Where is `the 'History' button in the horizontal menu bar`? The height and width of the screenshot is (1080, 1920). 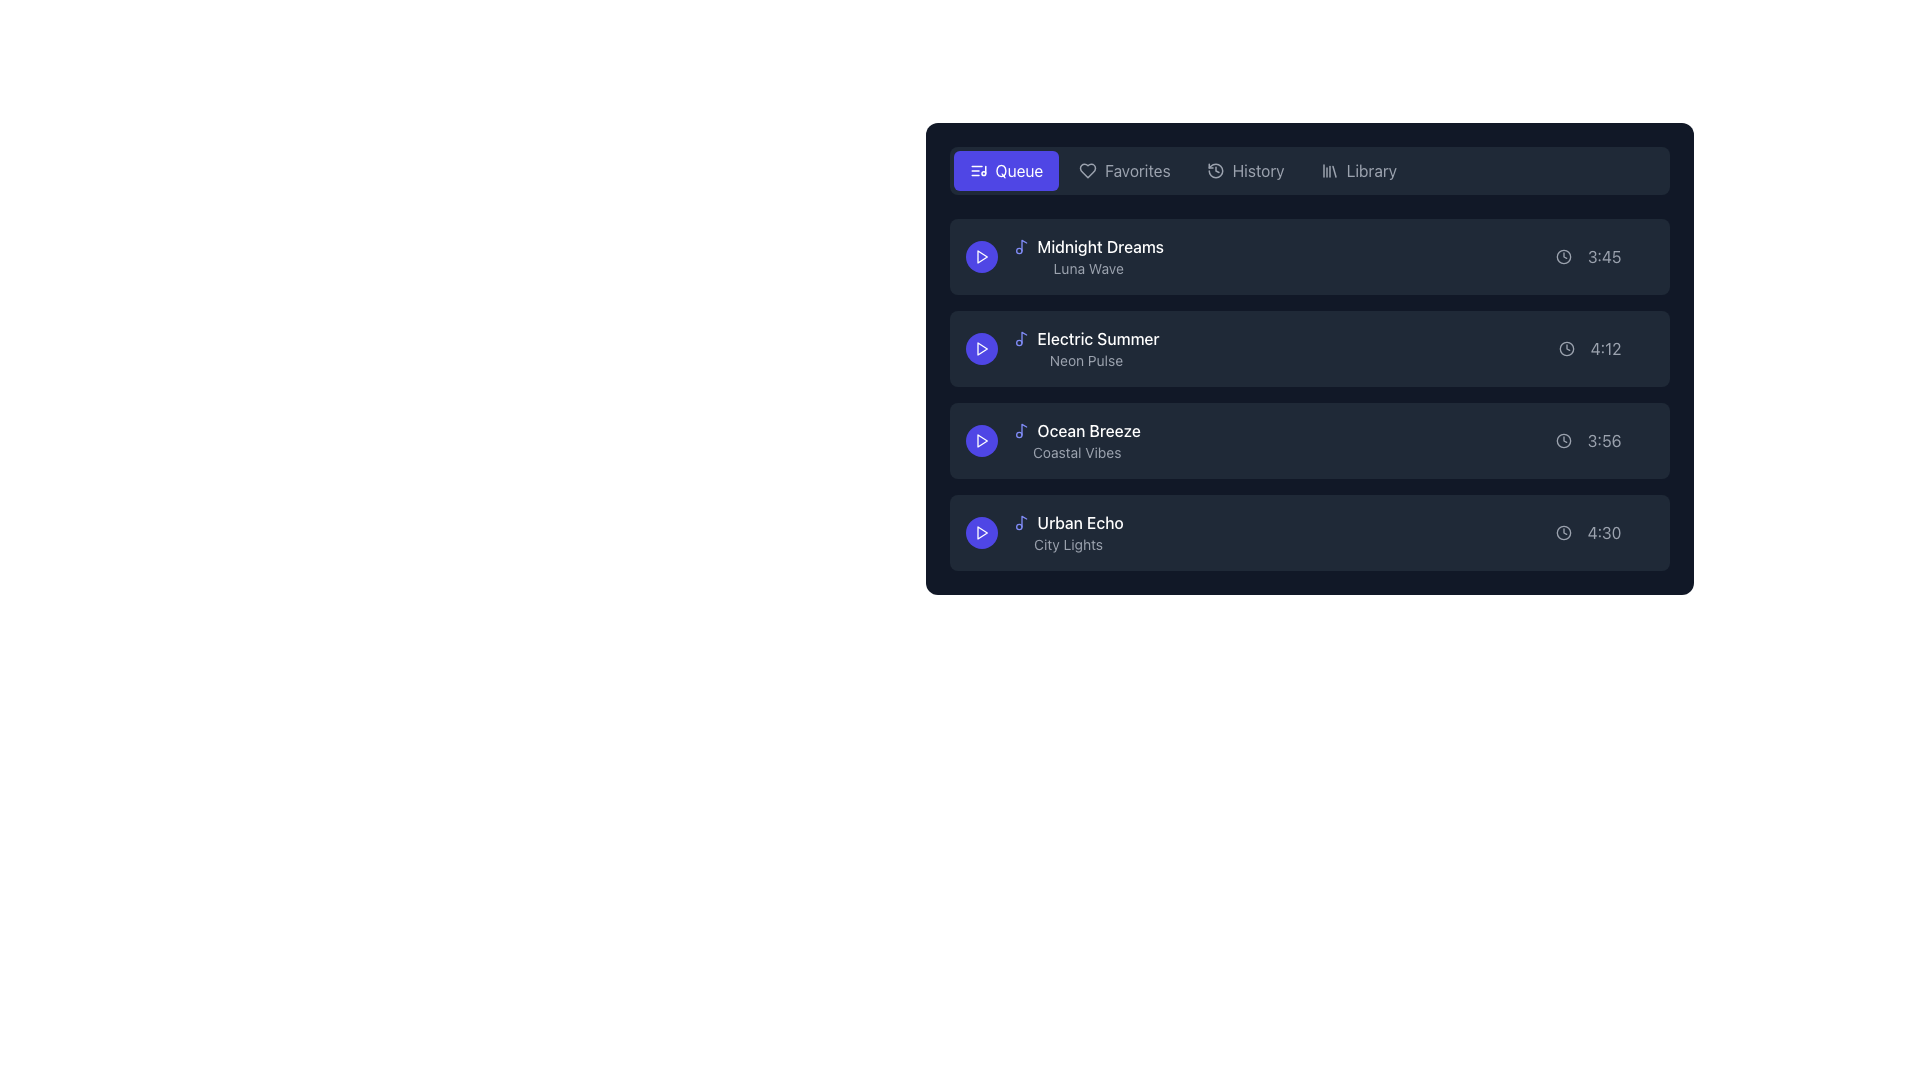 the 'History' button in the horizontal menu bar is located at coordinates (1244, 169).